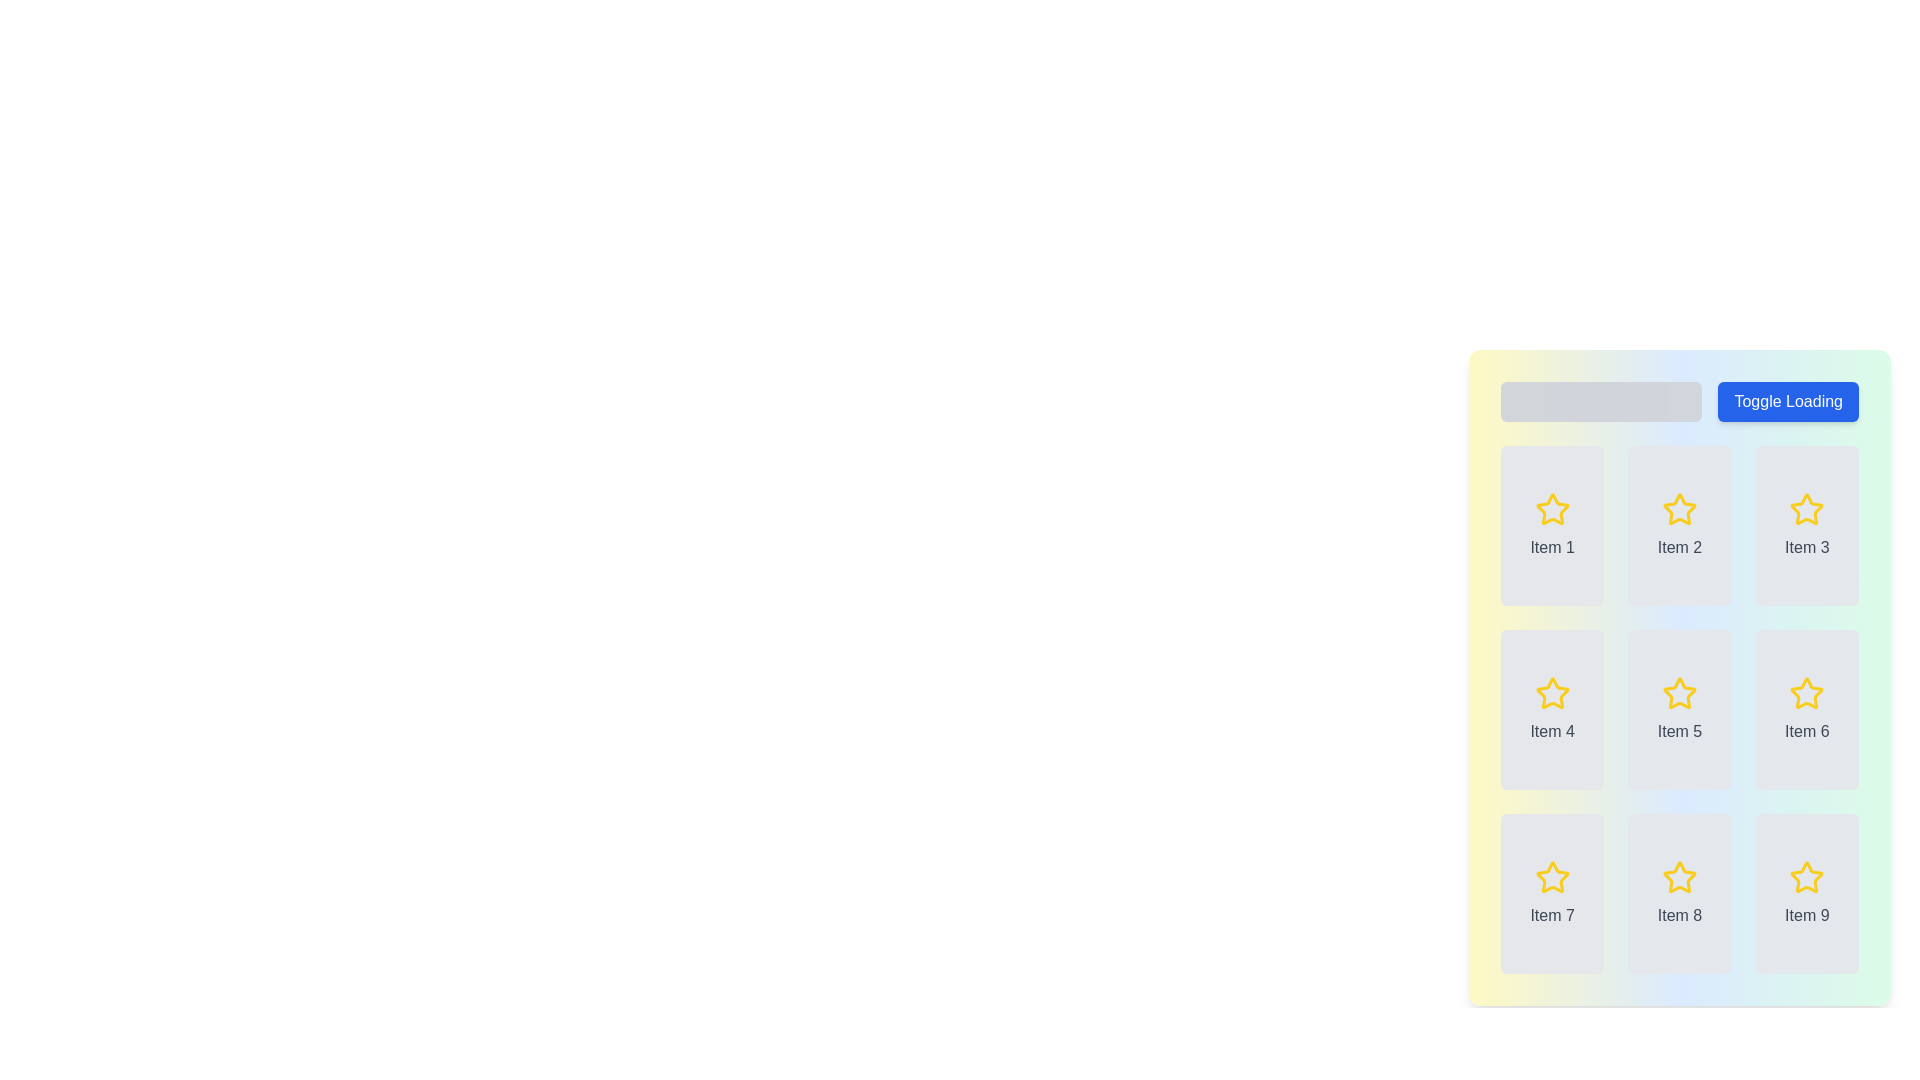 This screenshot has height=1080, width=1920. I want to click on displayed text 'Item 8' from the text label located in the second row and second column of the grid layout, below the yellow star icon, so click(1680, 915).